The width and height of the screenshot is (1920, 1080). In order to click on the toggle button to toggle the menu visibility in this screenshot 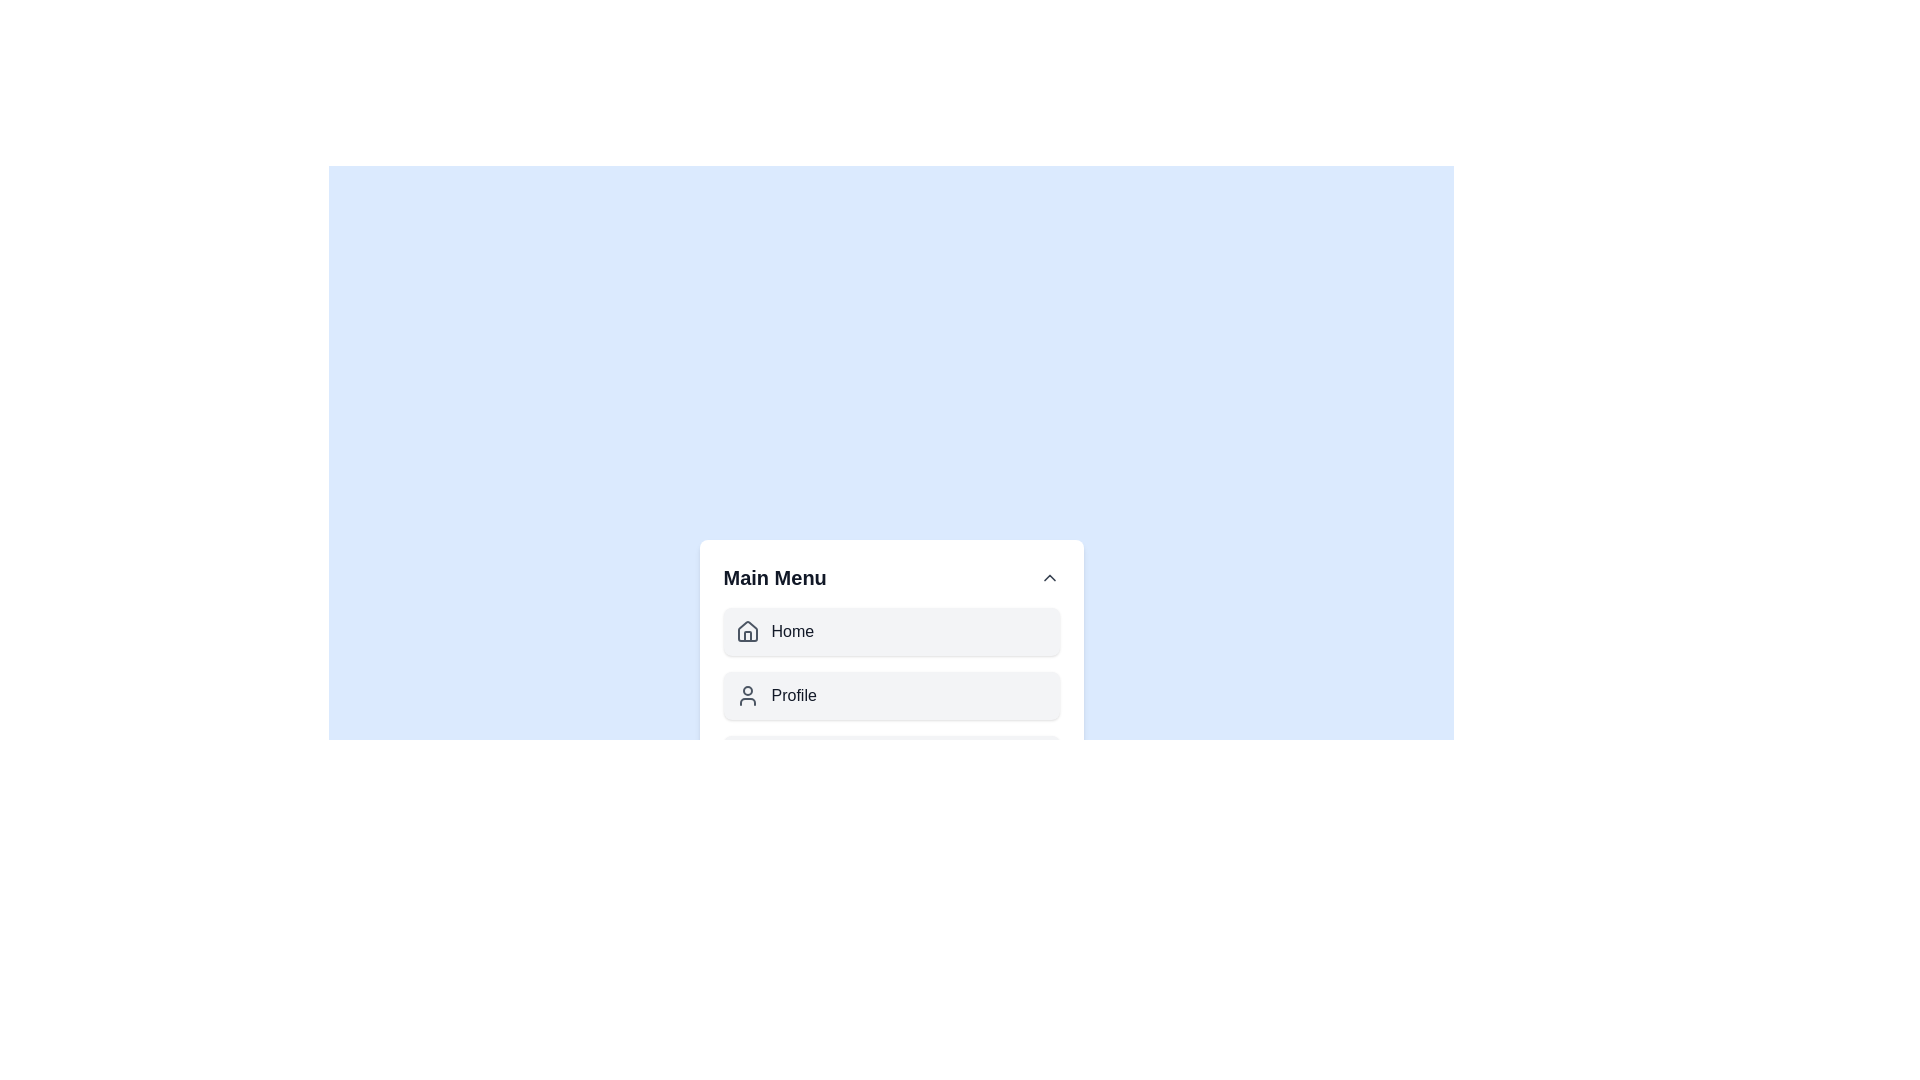, I will do `click(1048, 578)`.